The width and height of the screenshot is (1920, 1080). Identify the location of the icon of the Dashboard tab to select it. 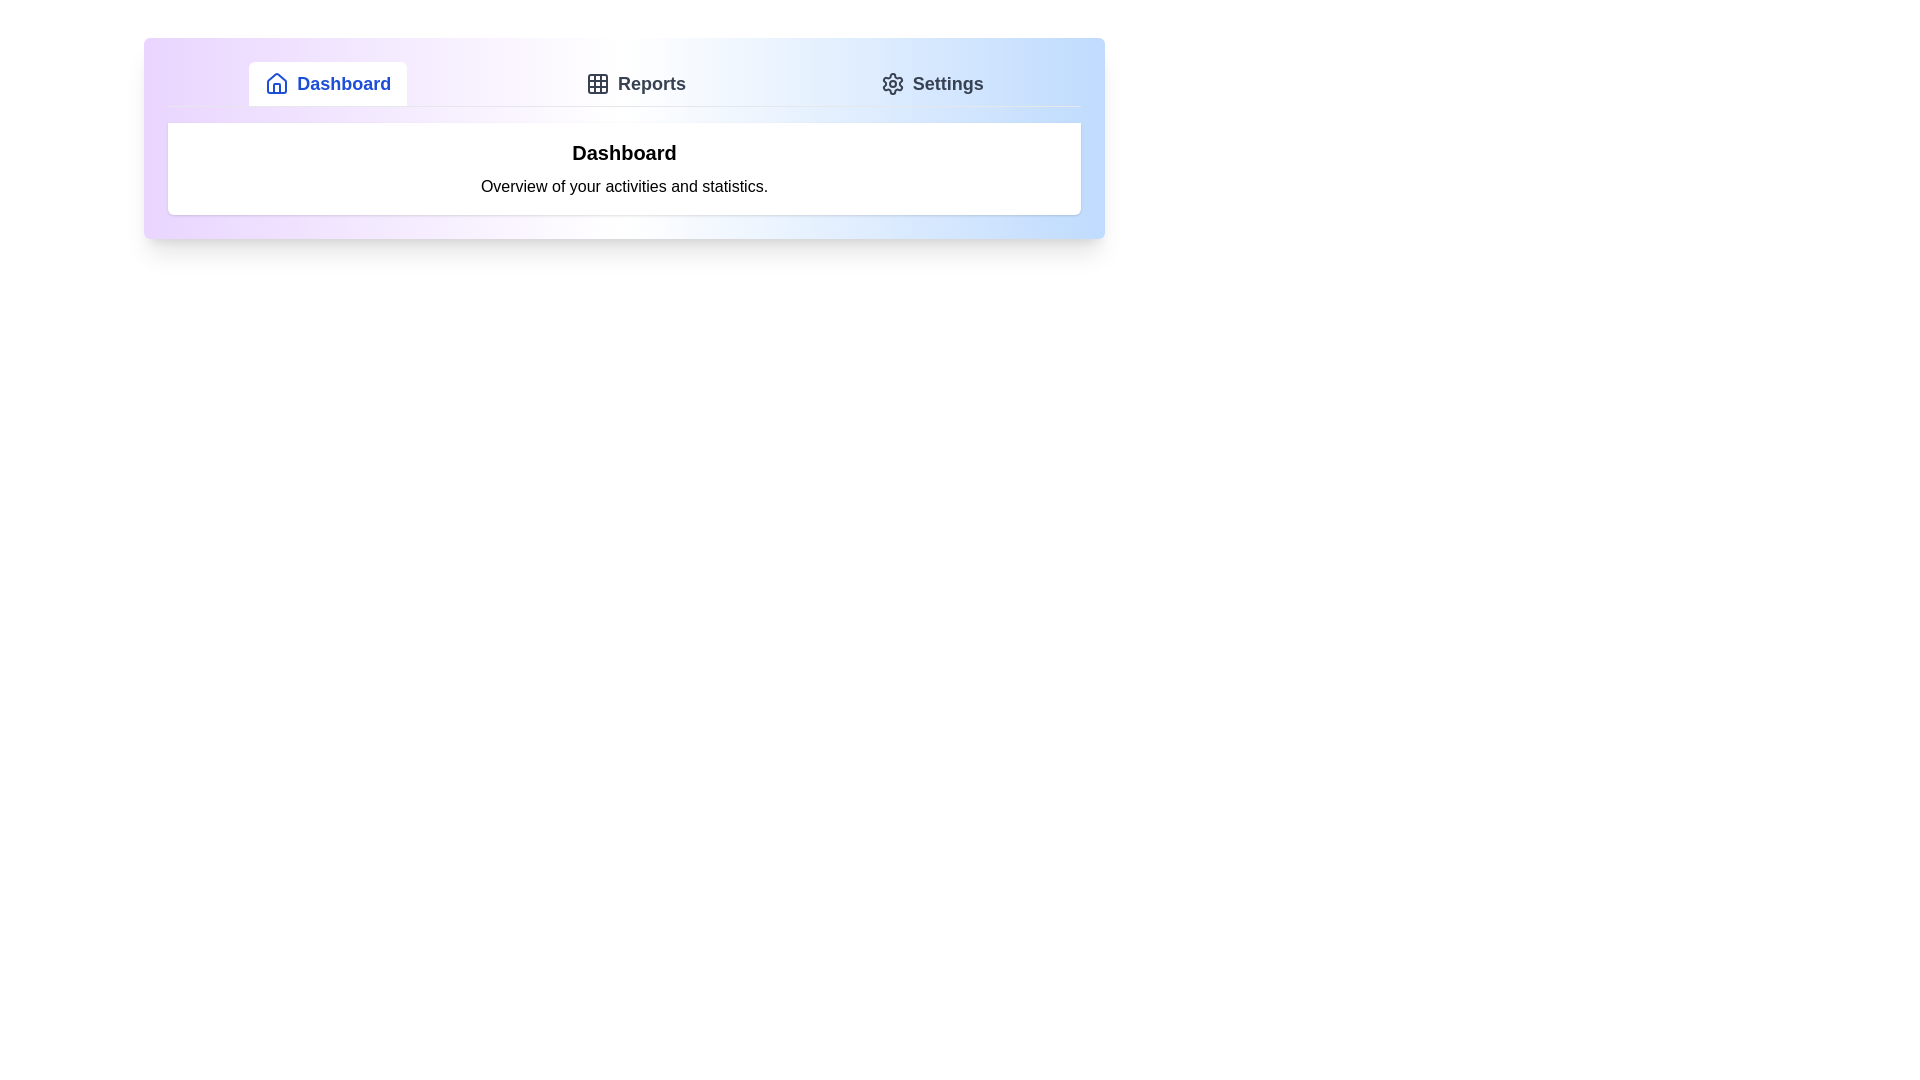
(276, 83).